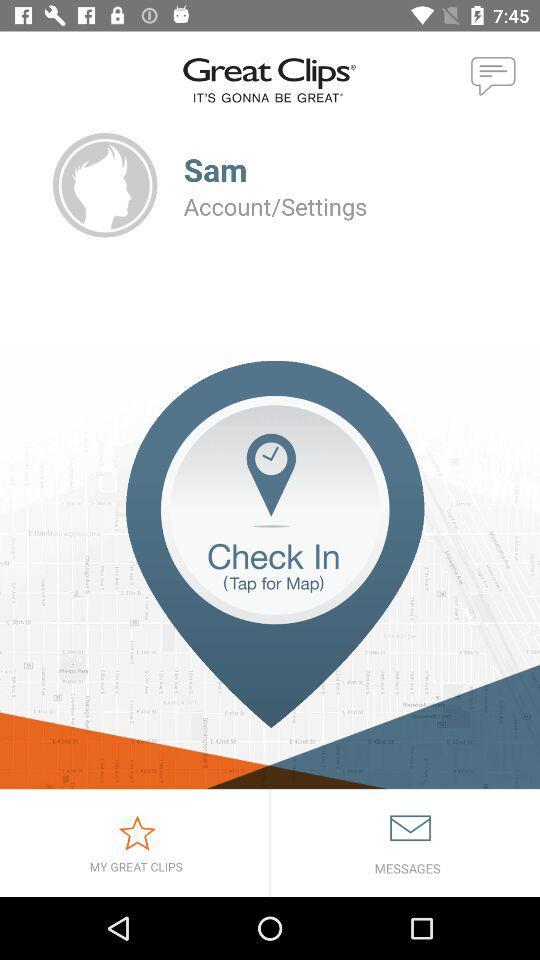 This screenshot has height=960, width=540. Describe the element at coordinates (493, 77) in the screenshot. I see `chat menu` at that location.